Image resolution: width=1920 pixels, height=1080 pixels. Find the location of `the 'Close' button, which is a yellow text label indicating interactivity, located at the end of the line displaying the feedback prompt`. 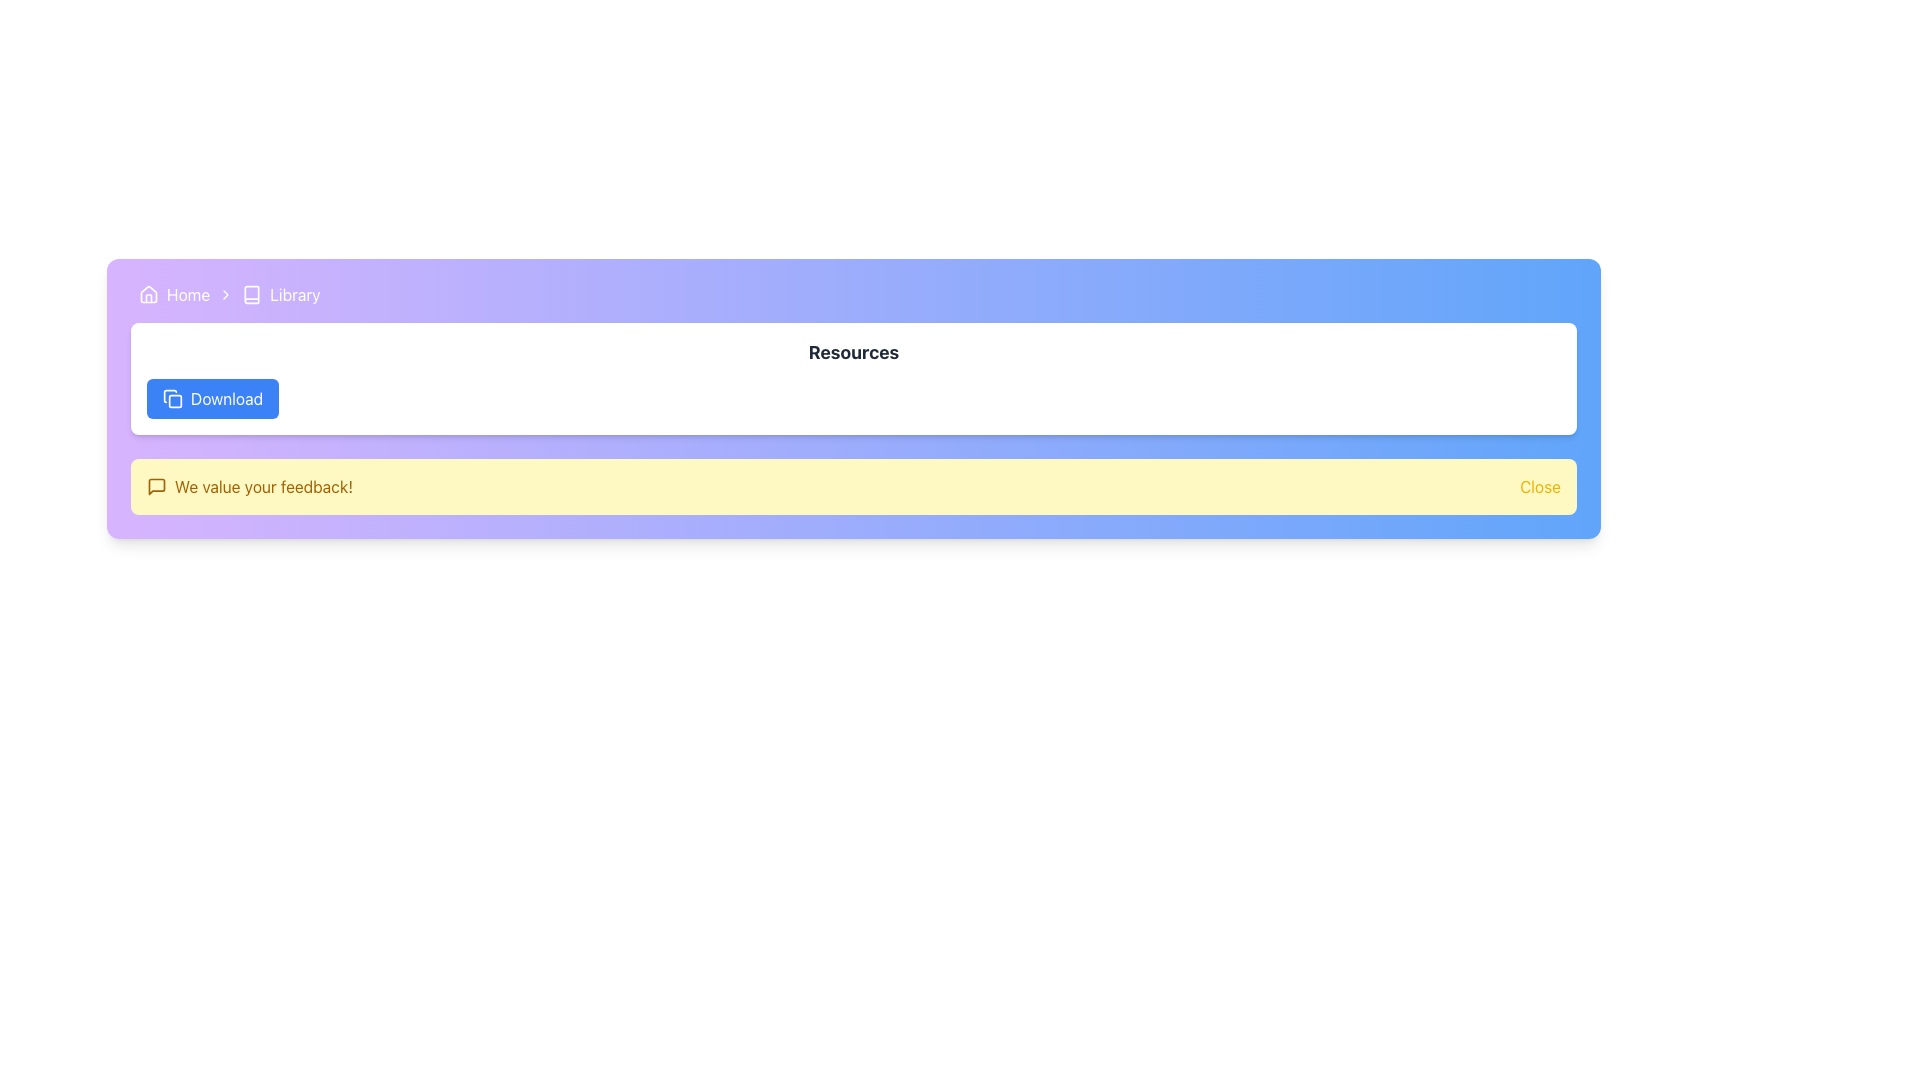

the 'Close' button, which is a yellow text label indicating interactivity, located at the end of the line displaying the feedback prompt is located at coordinates (1539, 486).